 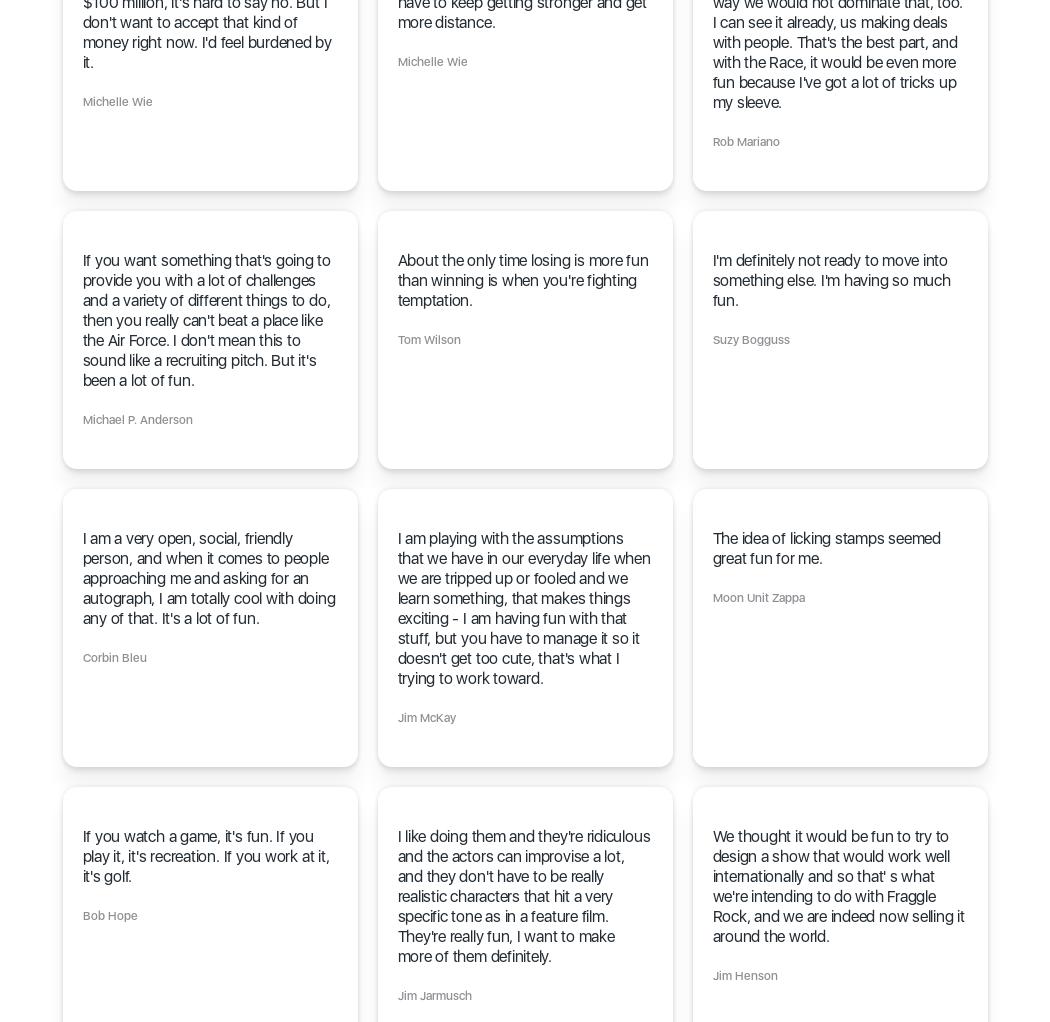 What do you see at coordinates (82, 856) in the screenshot?
I see `'If you watch a game, it's fun. If you play it, it's recreation. If you work at it, it's golf.'` at bounding box center [82, 856].